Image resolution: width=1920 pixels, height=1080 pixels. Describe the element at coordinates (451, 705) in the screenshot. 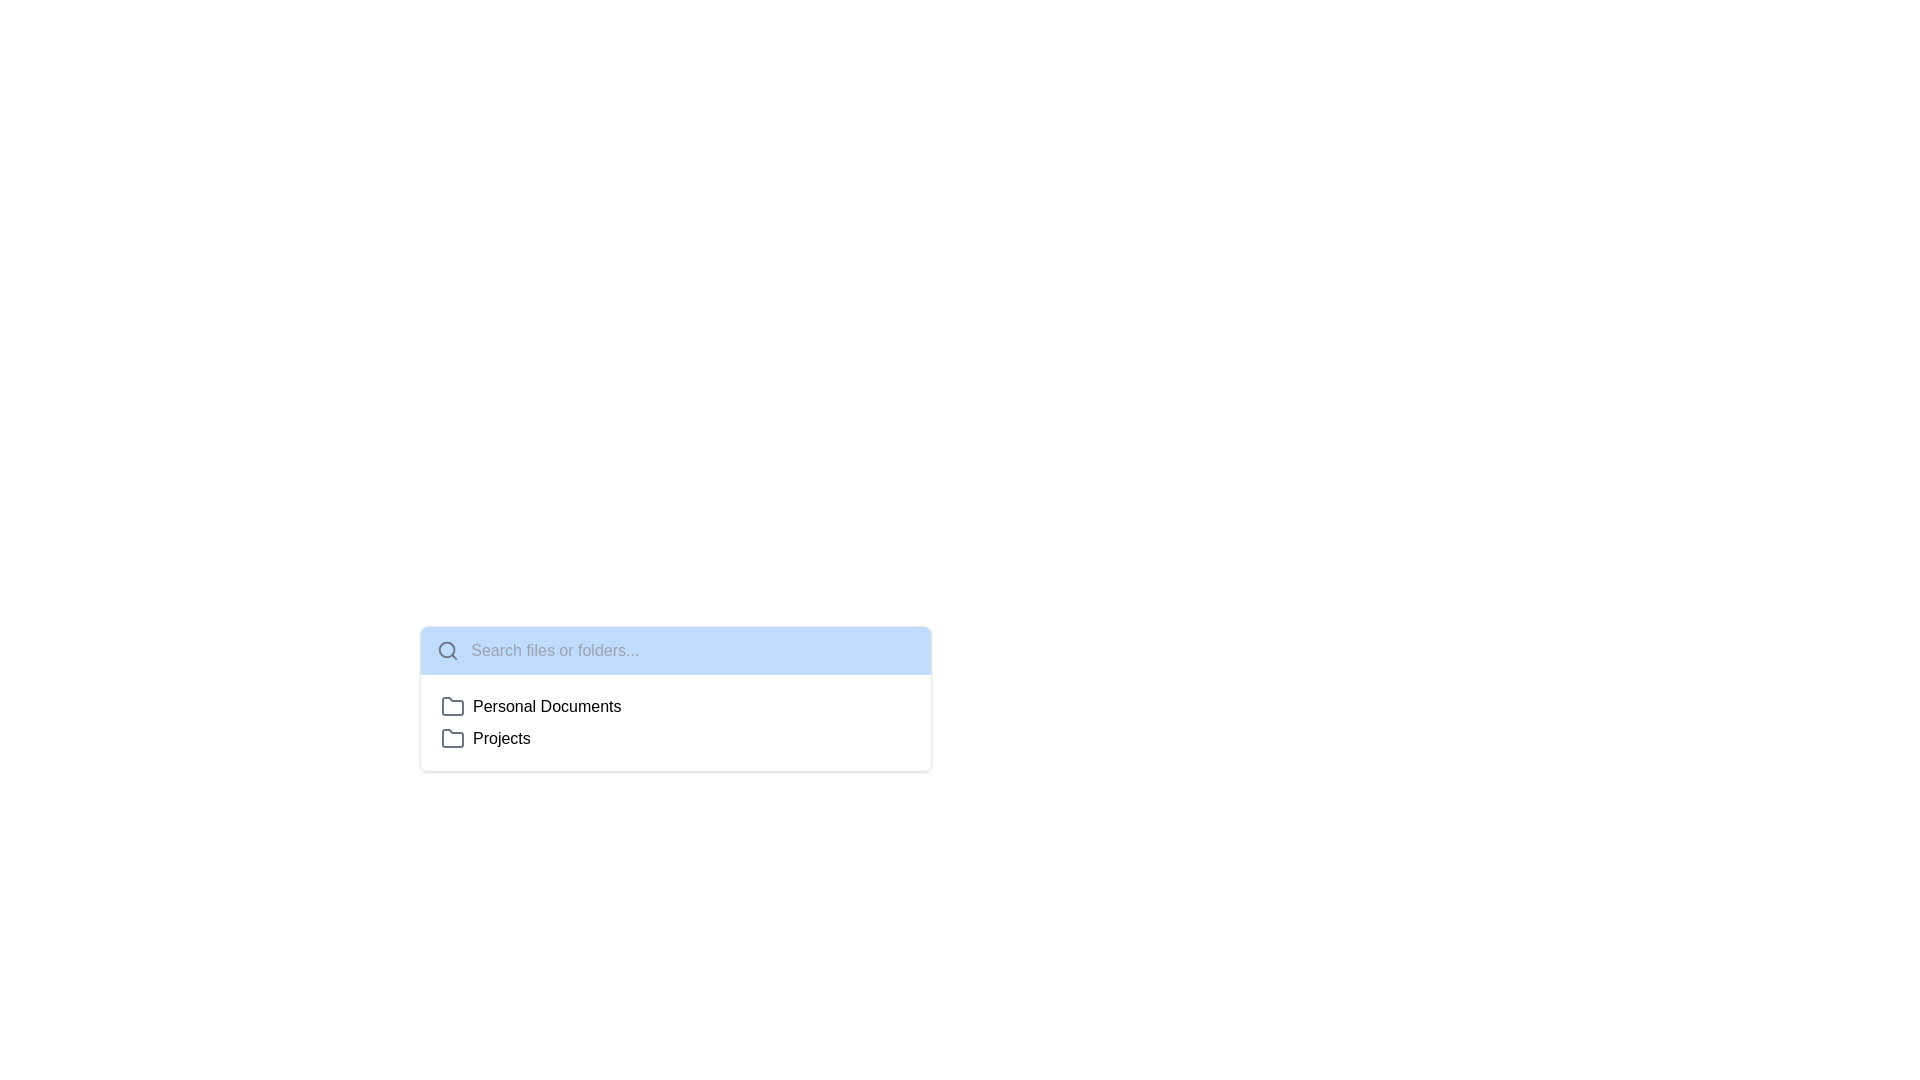

I see `the folder icon representing 'Personal Documents'` at that location.